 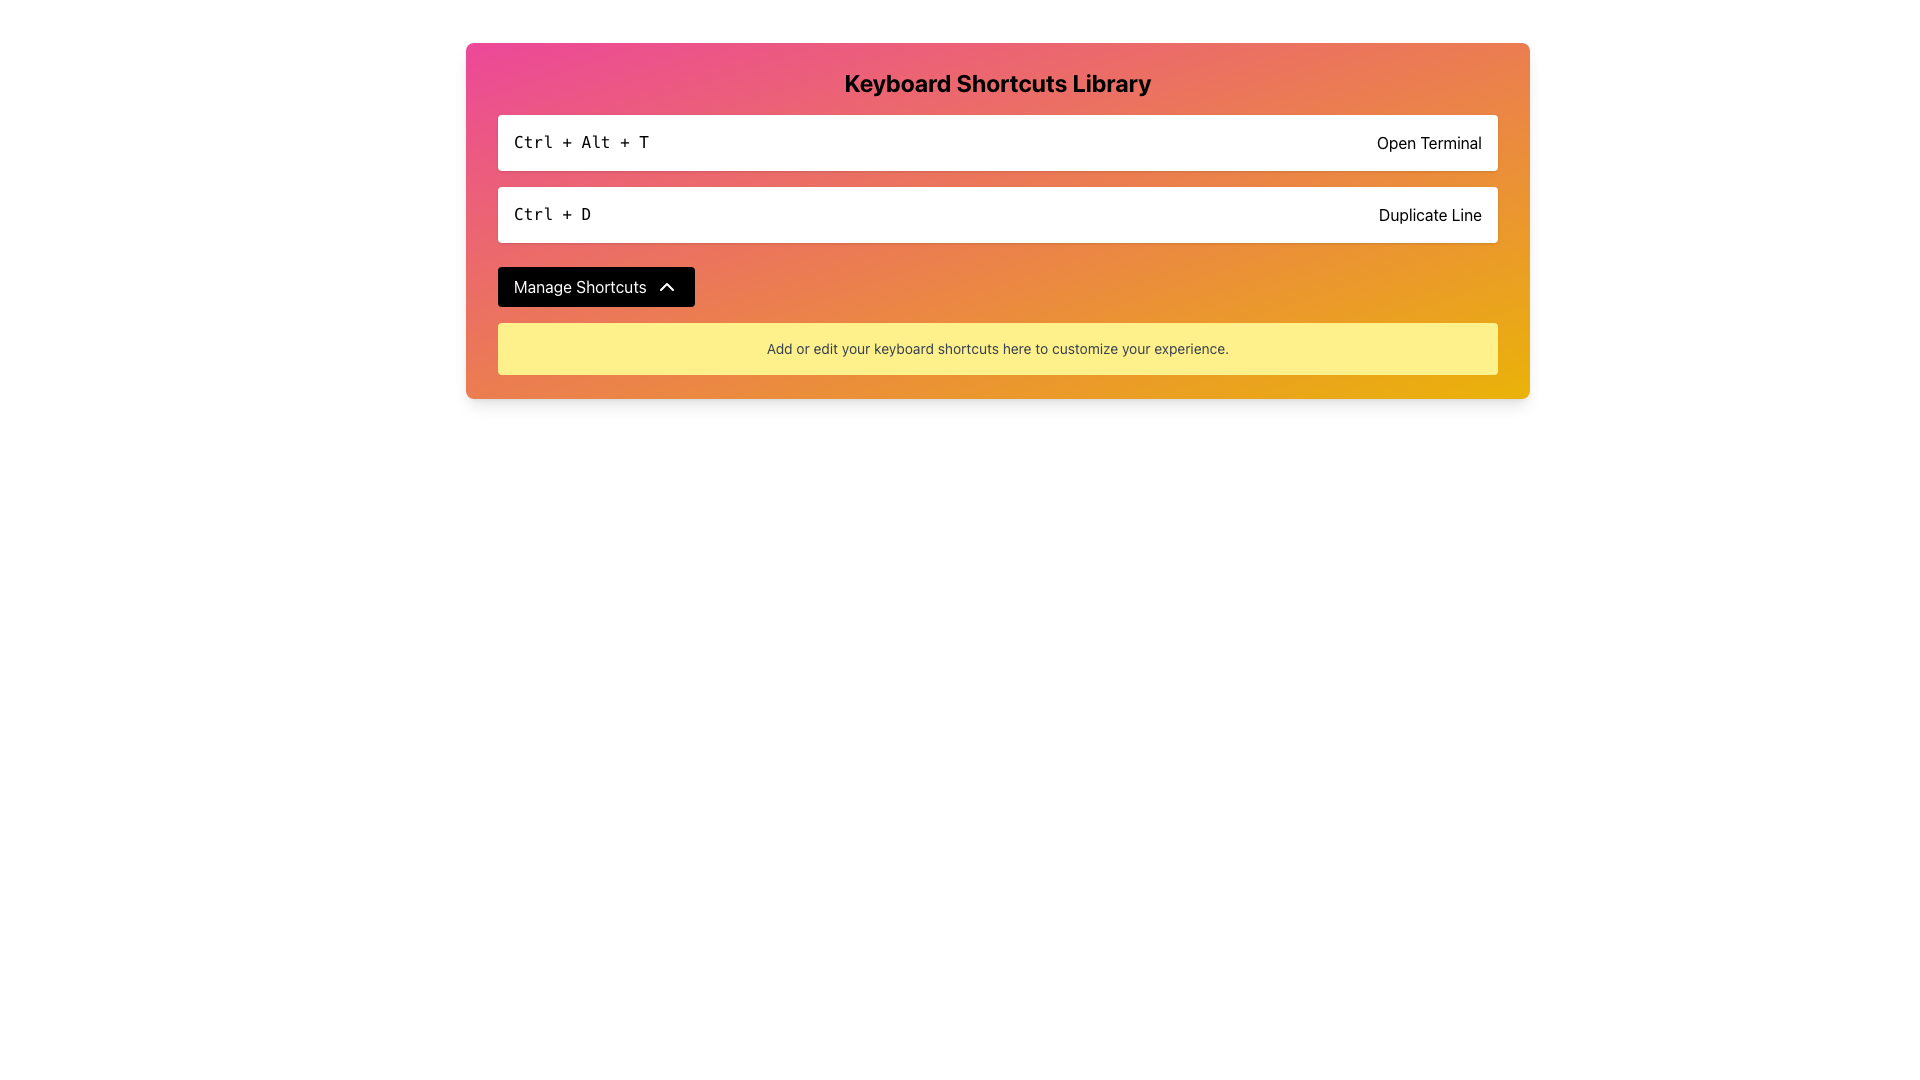 I want to click on the button or clickable label that opens the terminal, located at the top-right corner of the interface, displaying 'Ctrl + Alt + T', so click(x=1428, y=141).